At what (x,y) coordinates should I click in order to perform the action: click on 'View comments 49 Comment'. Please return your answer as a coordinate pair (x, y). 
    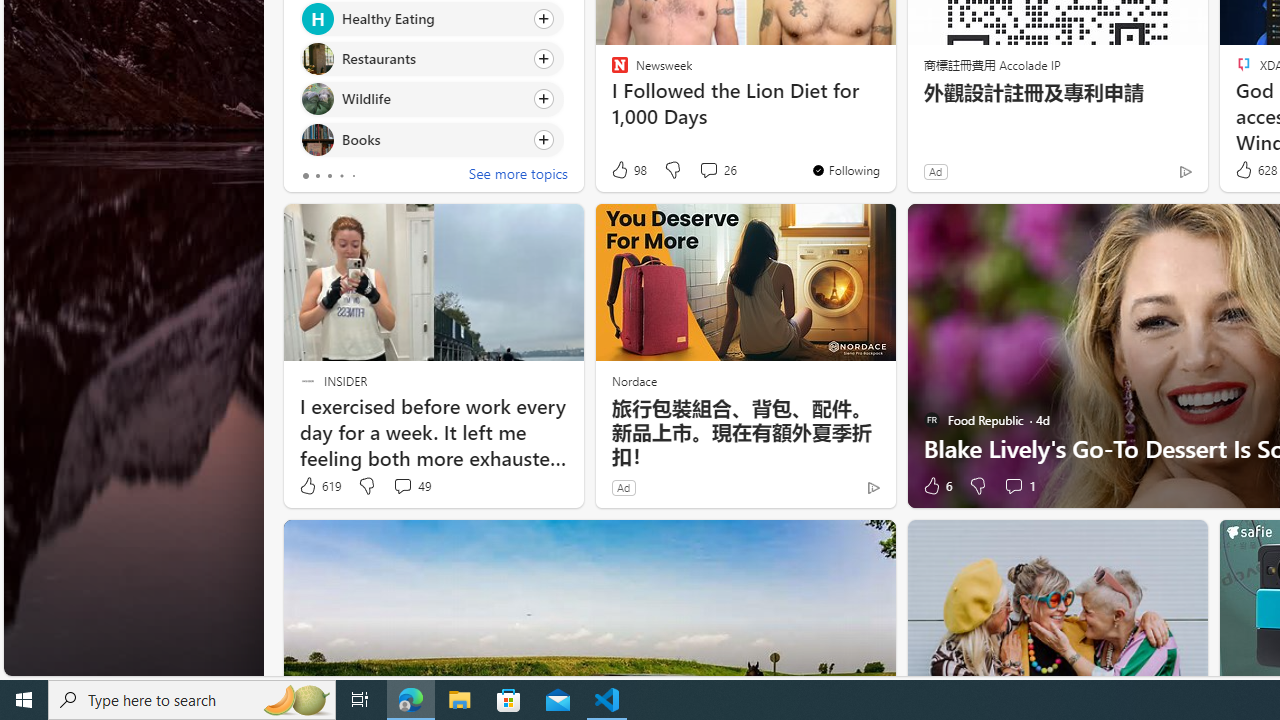
    Looking at the image, I should click on (401, 486).